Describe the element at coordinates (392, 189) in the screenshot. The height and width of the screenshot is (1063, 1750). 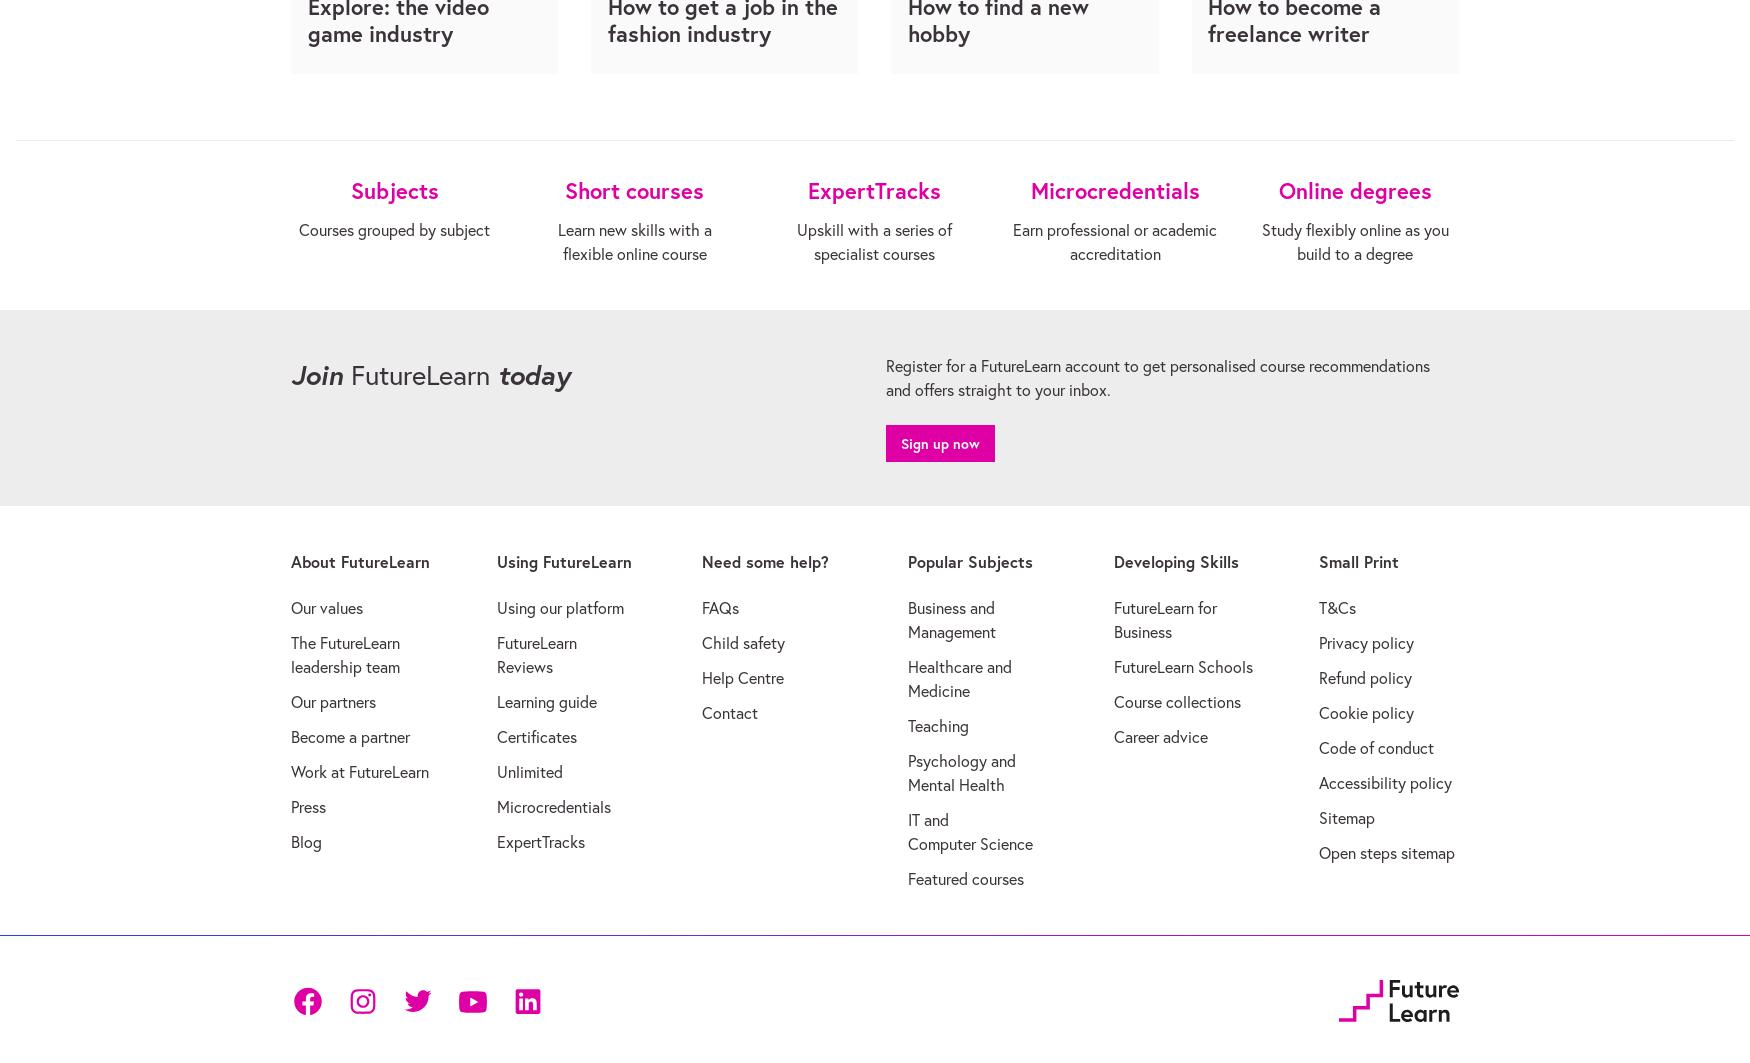
I see `'Subjects'` at that location.